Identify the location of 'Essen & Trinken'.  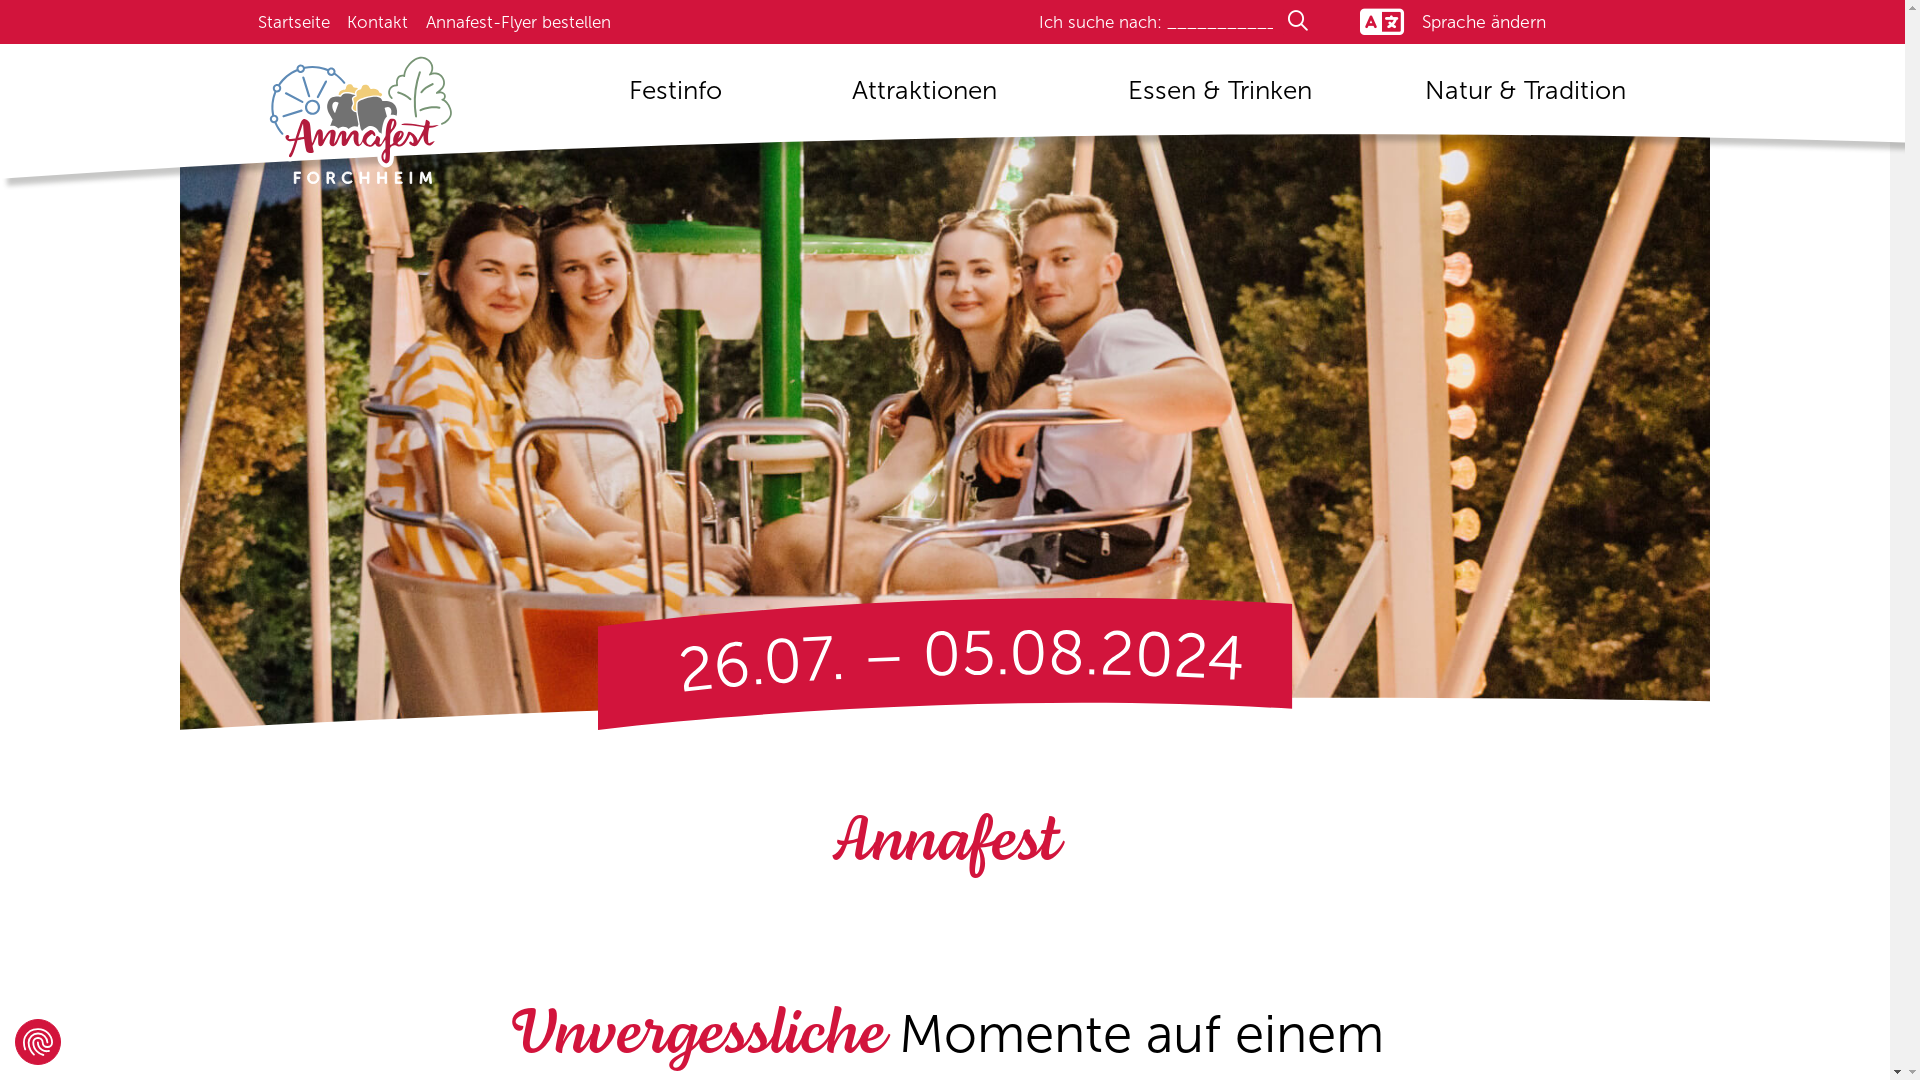
(1108, 97).